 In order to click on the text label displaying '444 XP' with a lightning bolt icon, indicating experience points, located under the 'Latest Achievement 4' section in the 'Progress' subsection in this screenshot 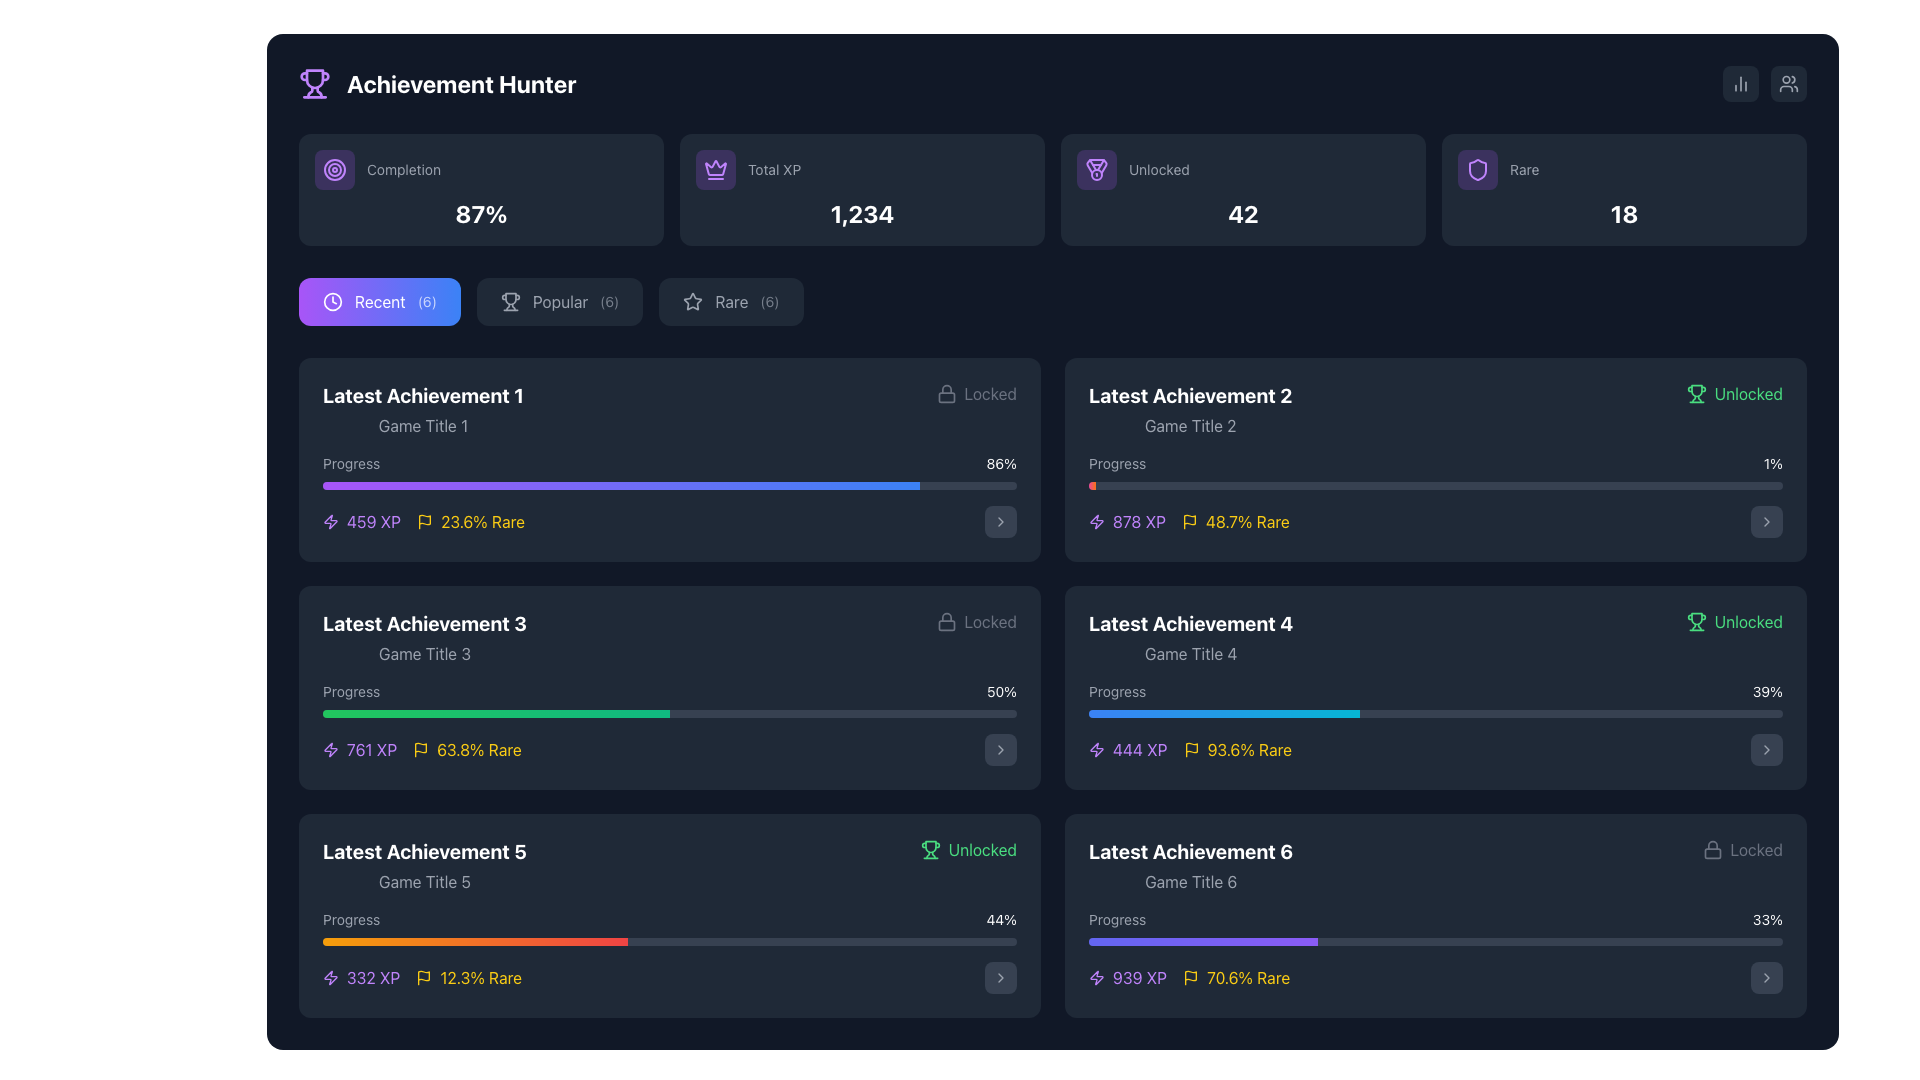, I will do `click(1140, 749)`.